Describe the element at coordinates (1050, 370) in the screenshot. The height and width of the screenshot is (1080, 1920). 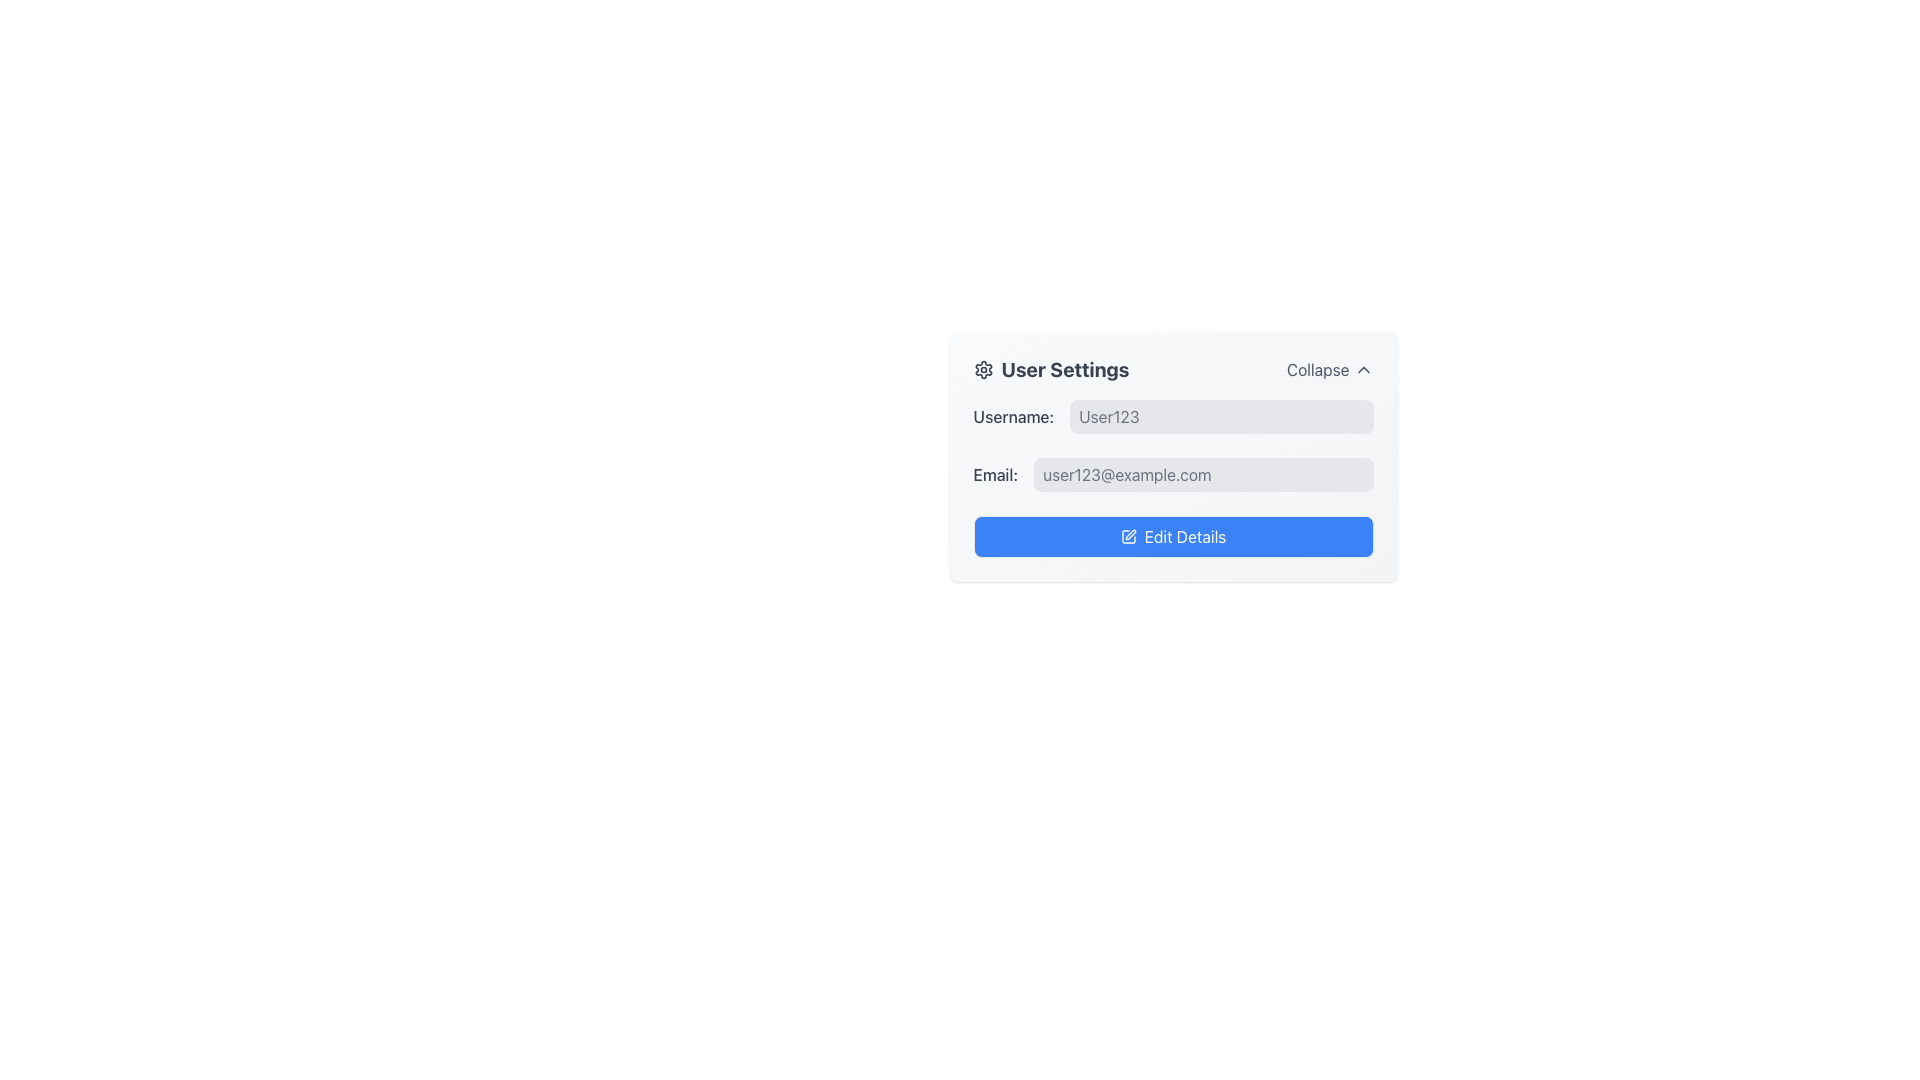
I see `the Text Label that indicates the settings section, which is positioned at the top of the settings panel, adjacent to the gear icon` at that location.